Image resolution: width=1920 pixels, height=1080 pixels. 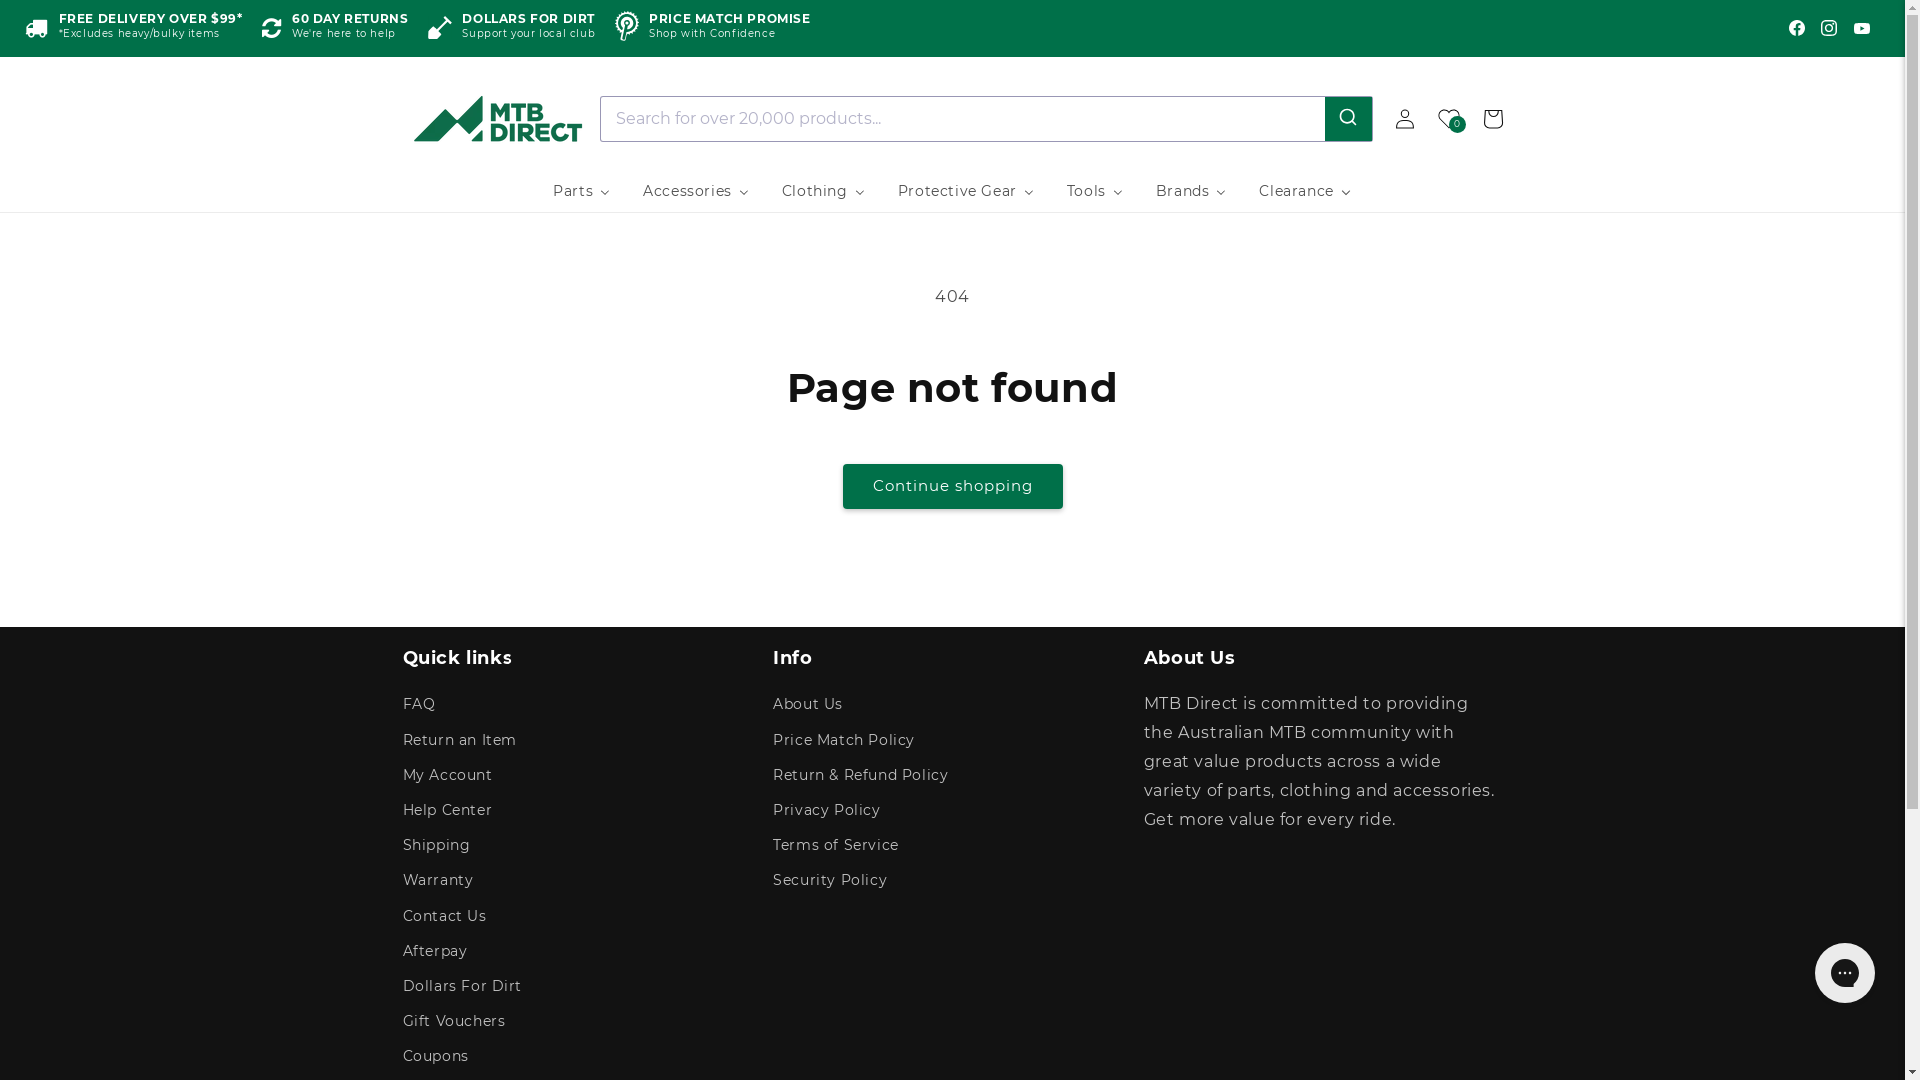 What do you see at coordinates (1448, 118) in the screenshot?
I see `'0'` at bounding box center [1448, 118].